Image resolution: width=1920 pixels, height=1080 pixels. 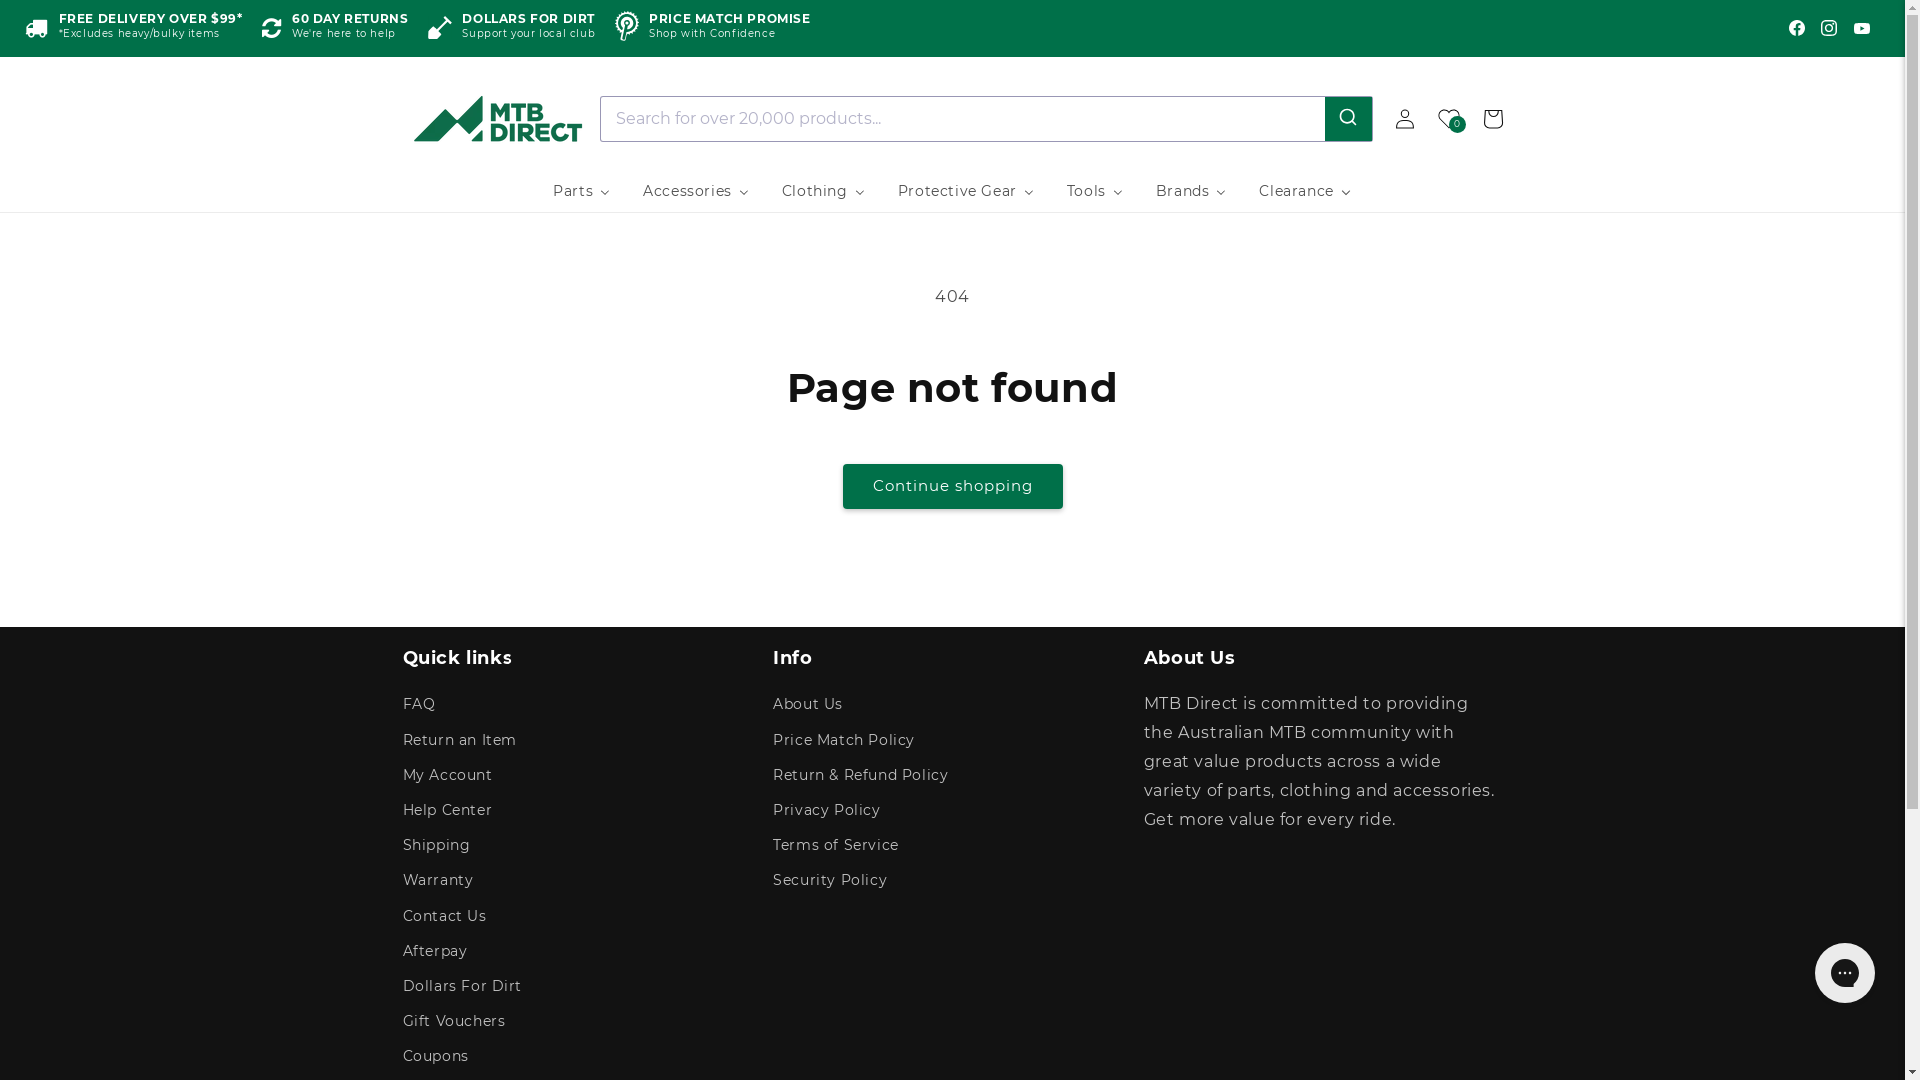 What do you see at coordinates (1448, 118) in the screenshot?
I see `'0'` at bounding box center [1448, 118].